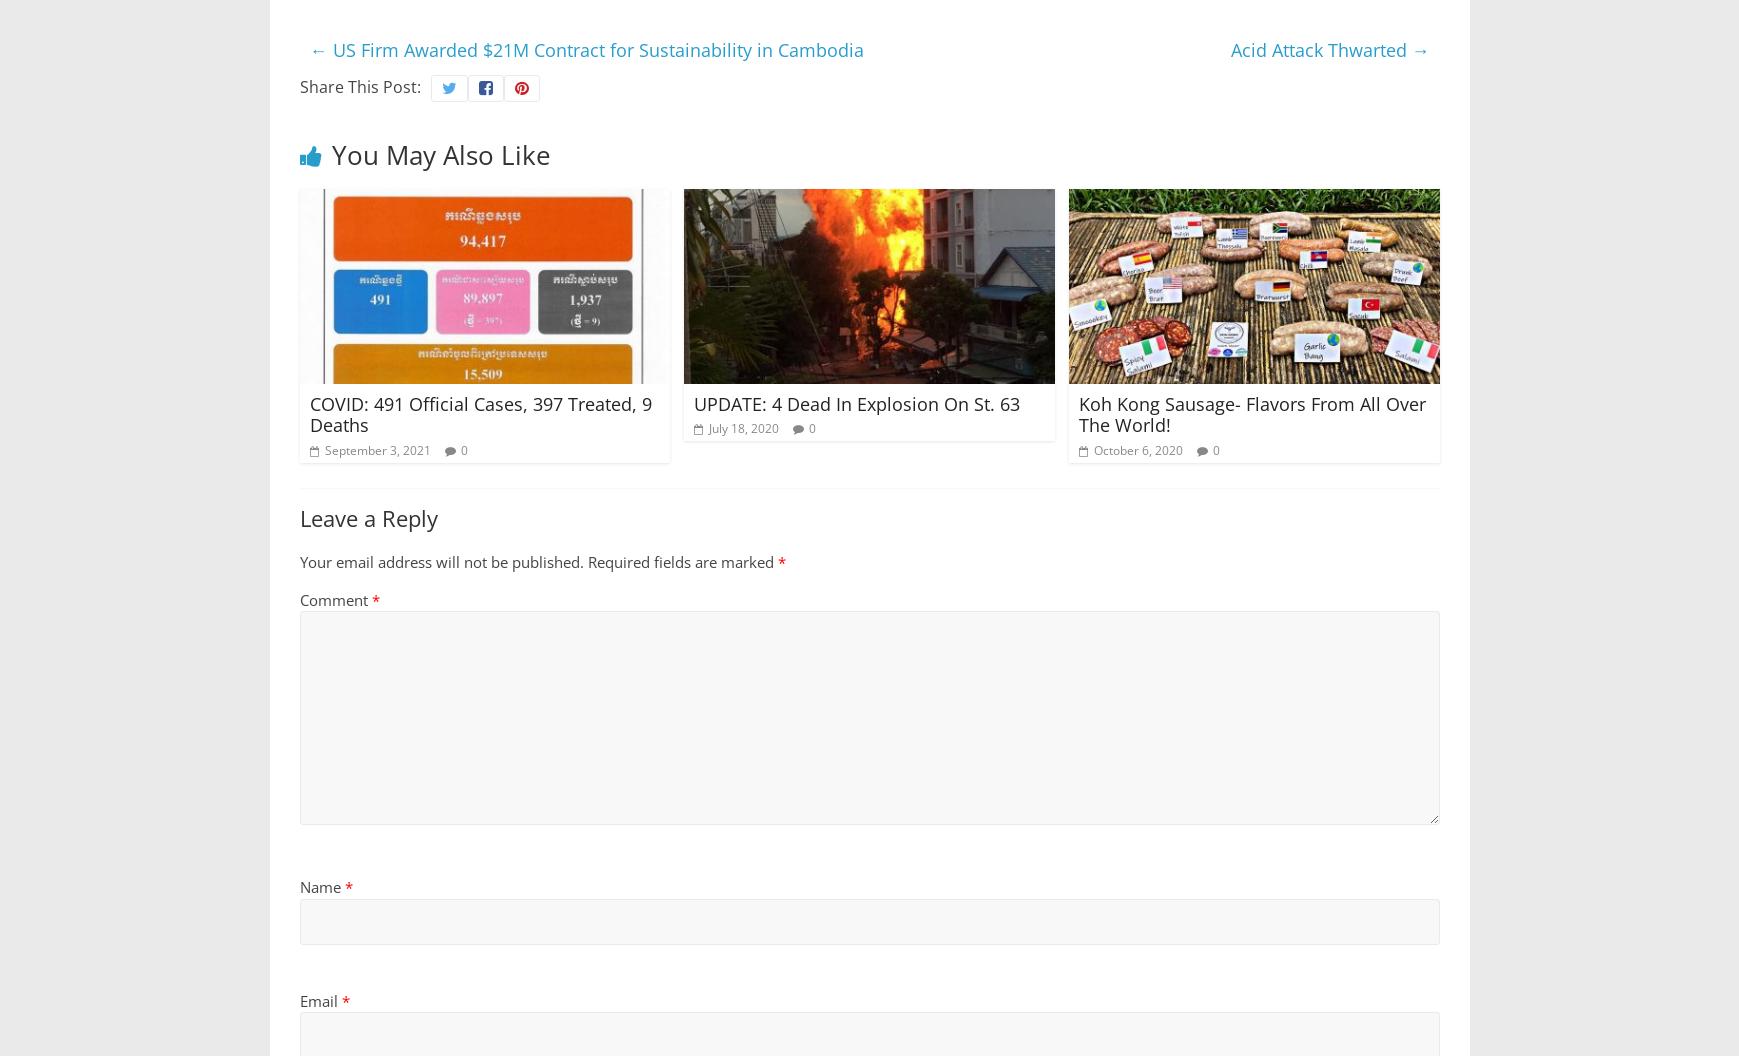 This screenshot has height=1056, width=1739. What do you see at coordinates (441, 560) in the screenshot?
I see `'Your email address will not be published.'` at bounding box center [441, 560].